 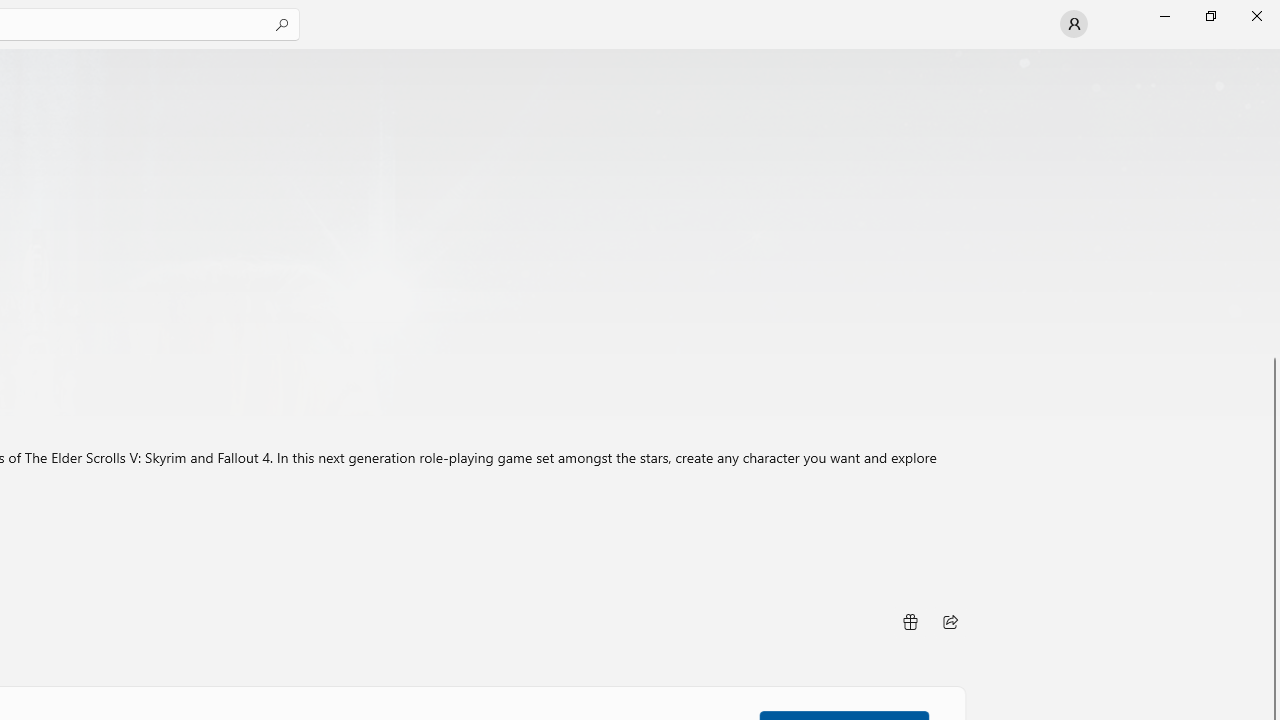 What do you see at coordinates (1209, 15) in the screenshot?
I see `'Restore Microsoft Store'` at bounding box center [1209, 15].